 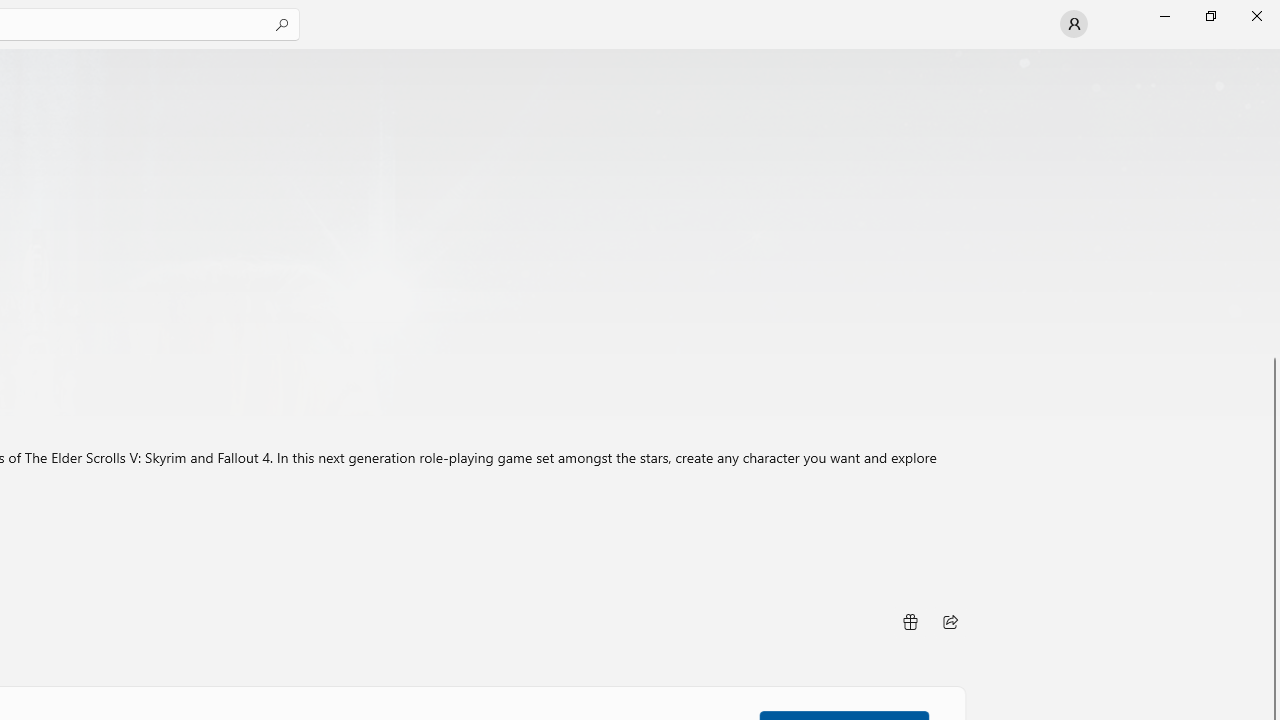 What do you see at coordinates (1209, 15) in the screenshot?
I see `'Restore Microsoft Store'` at bounding box center [1209, 15].